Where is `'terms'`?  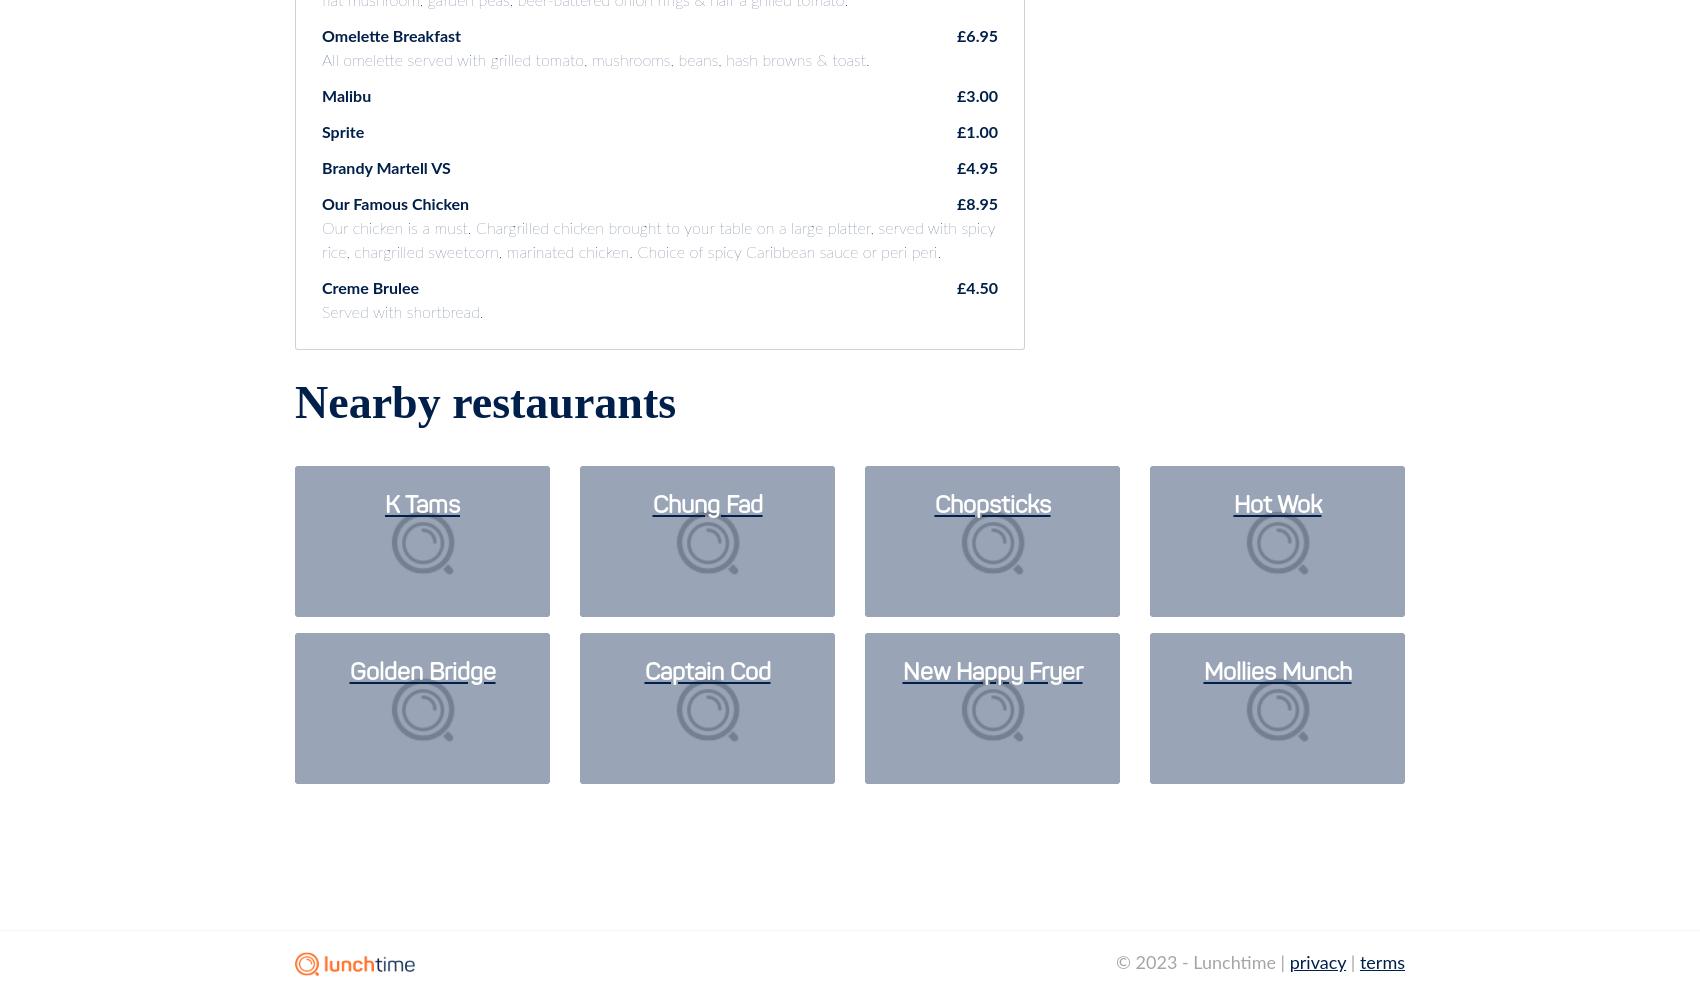 'terms' is located at coordinates (1381, 962).